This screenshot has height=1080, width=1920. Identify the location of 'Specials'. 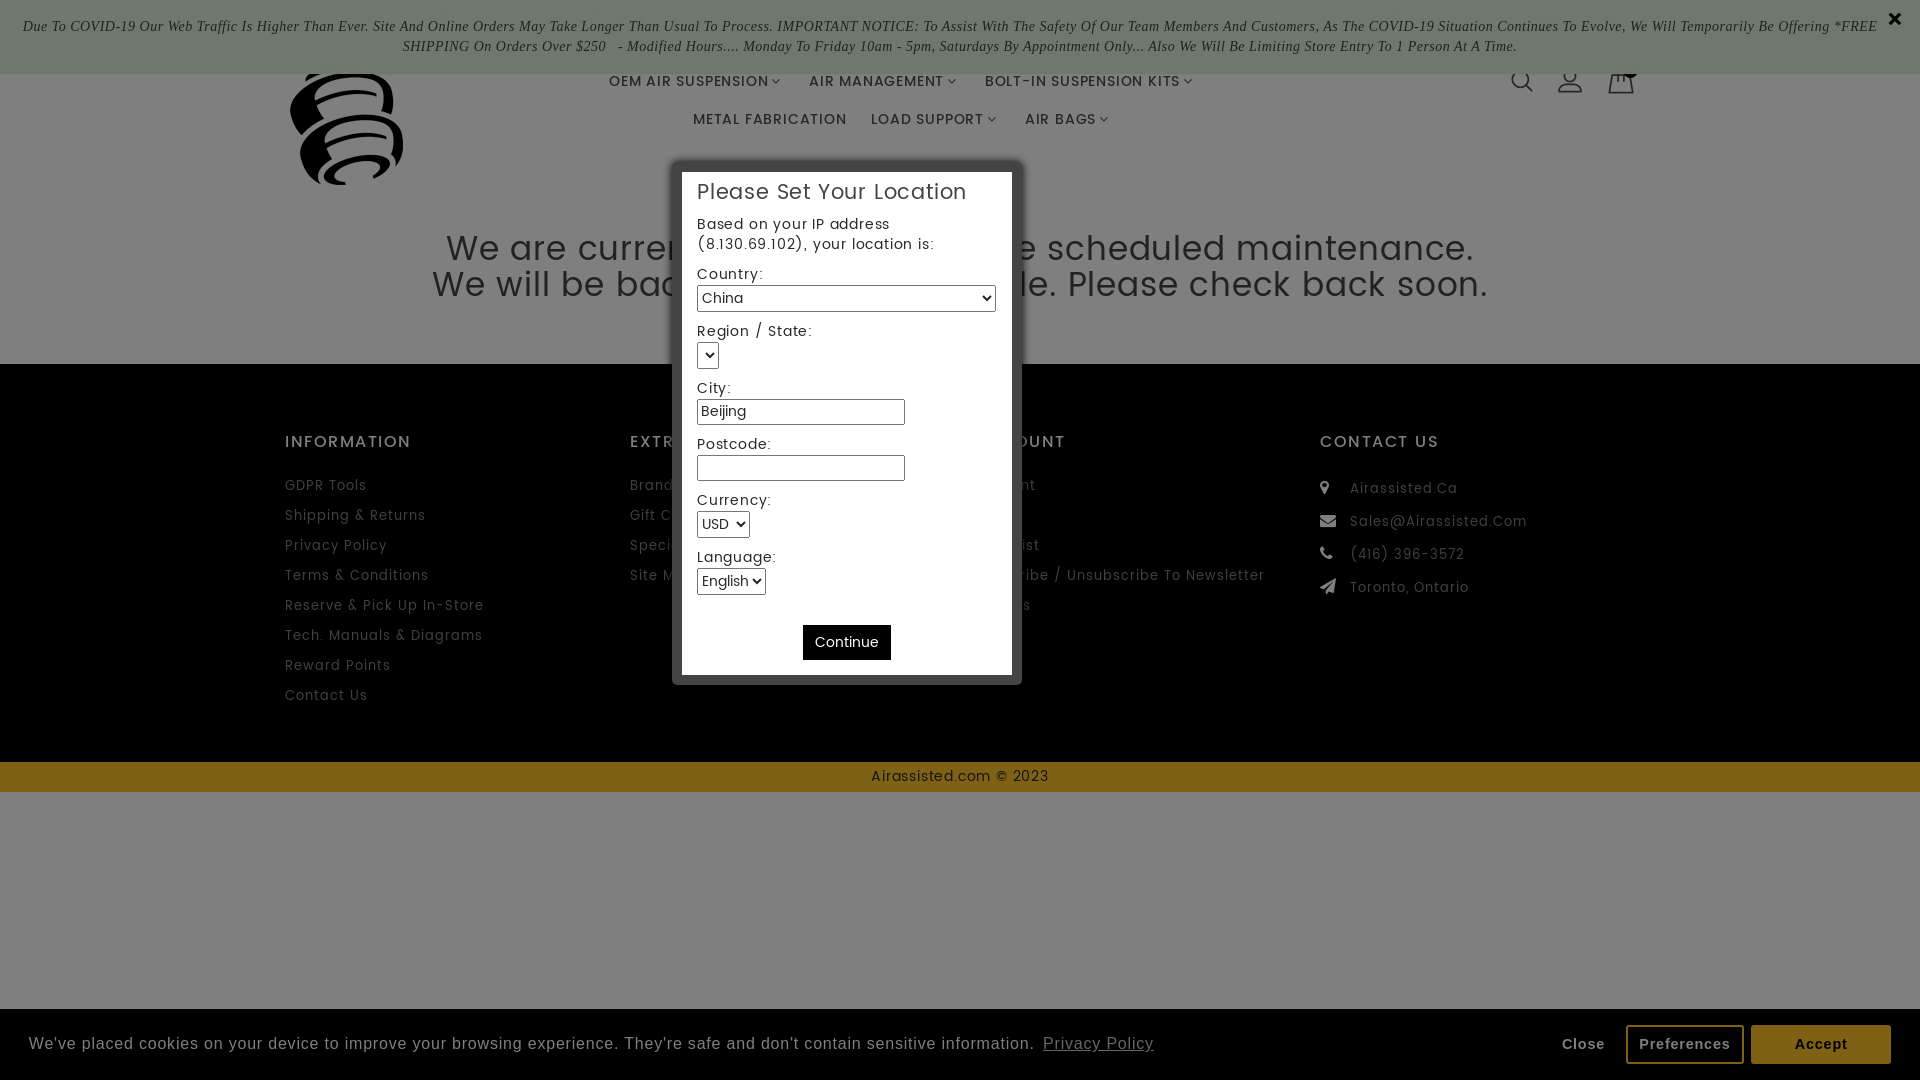
(661, 546).